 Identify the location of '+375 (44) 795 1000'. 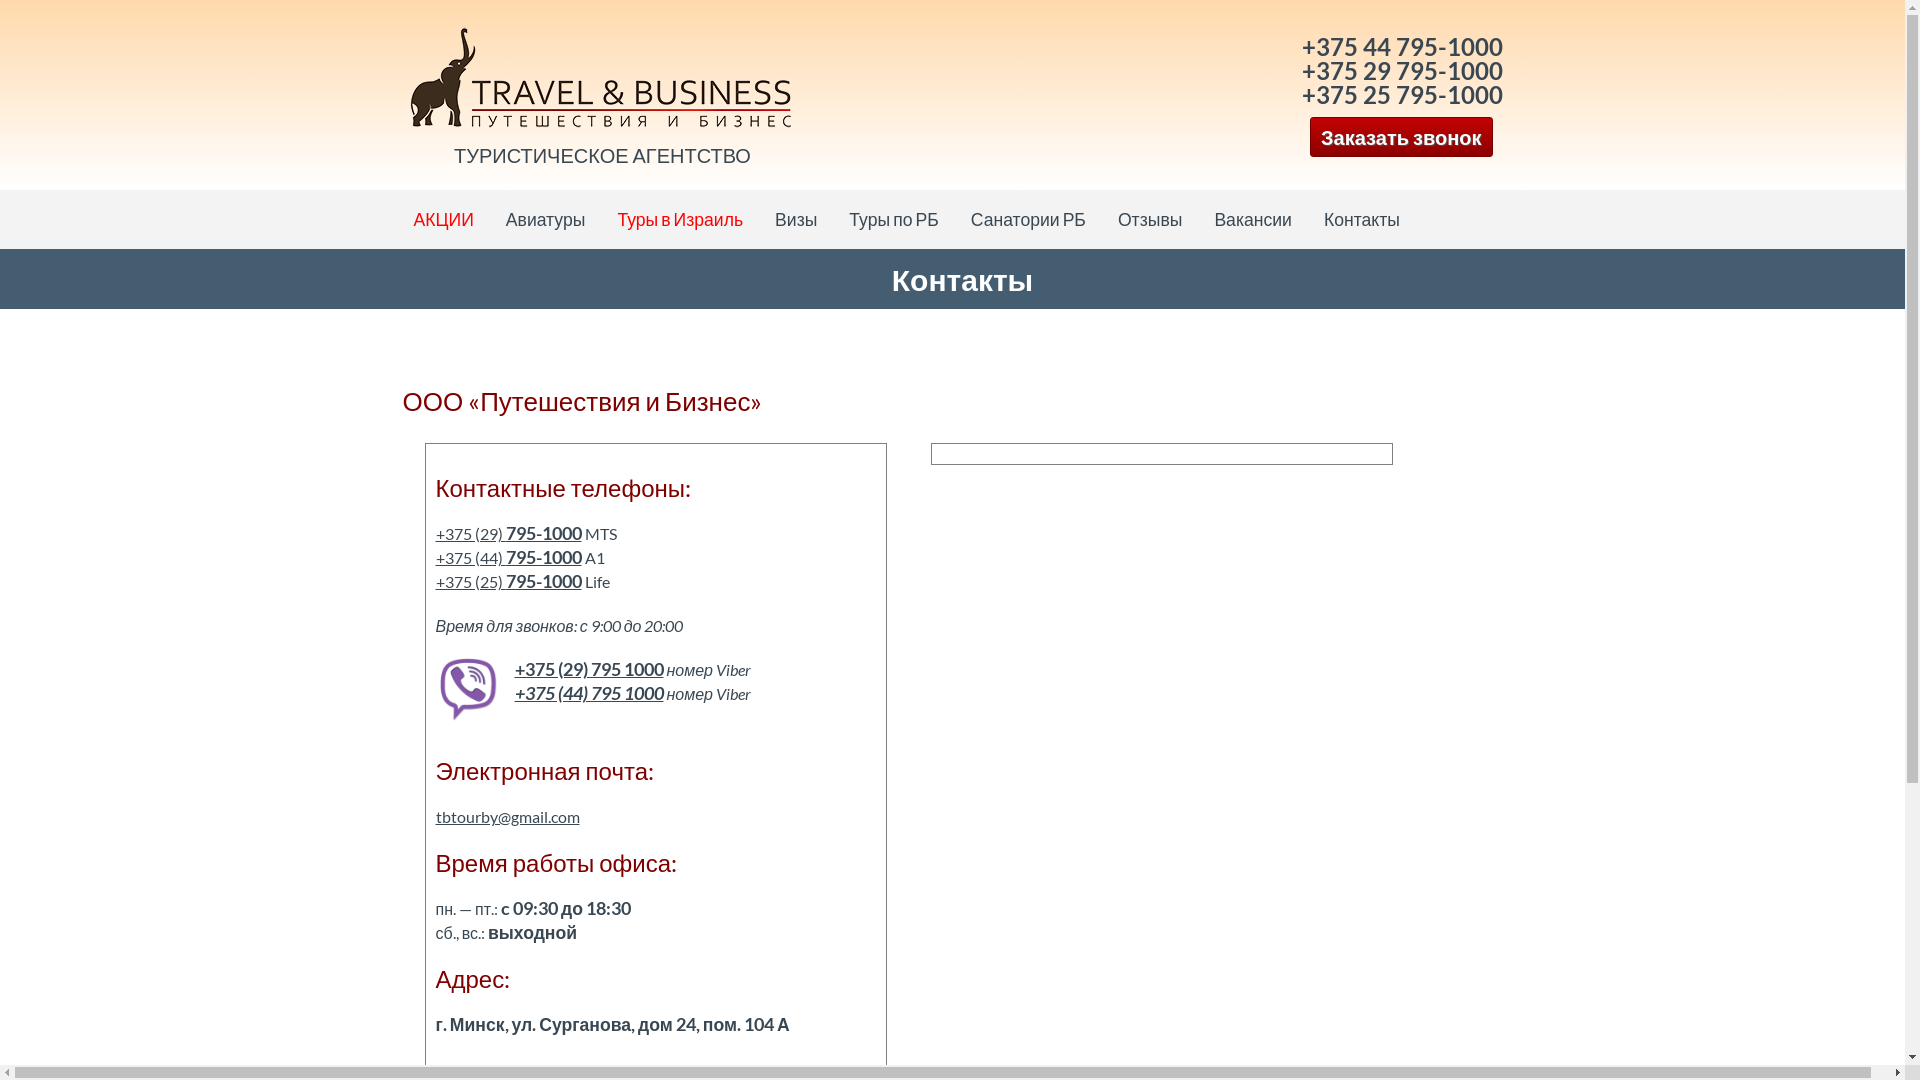
(587, 692).